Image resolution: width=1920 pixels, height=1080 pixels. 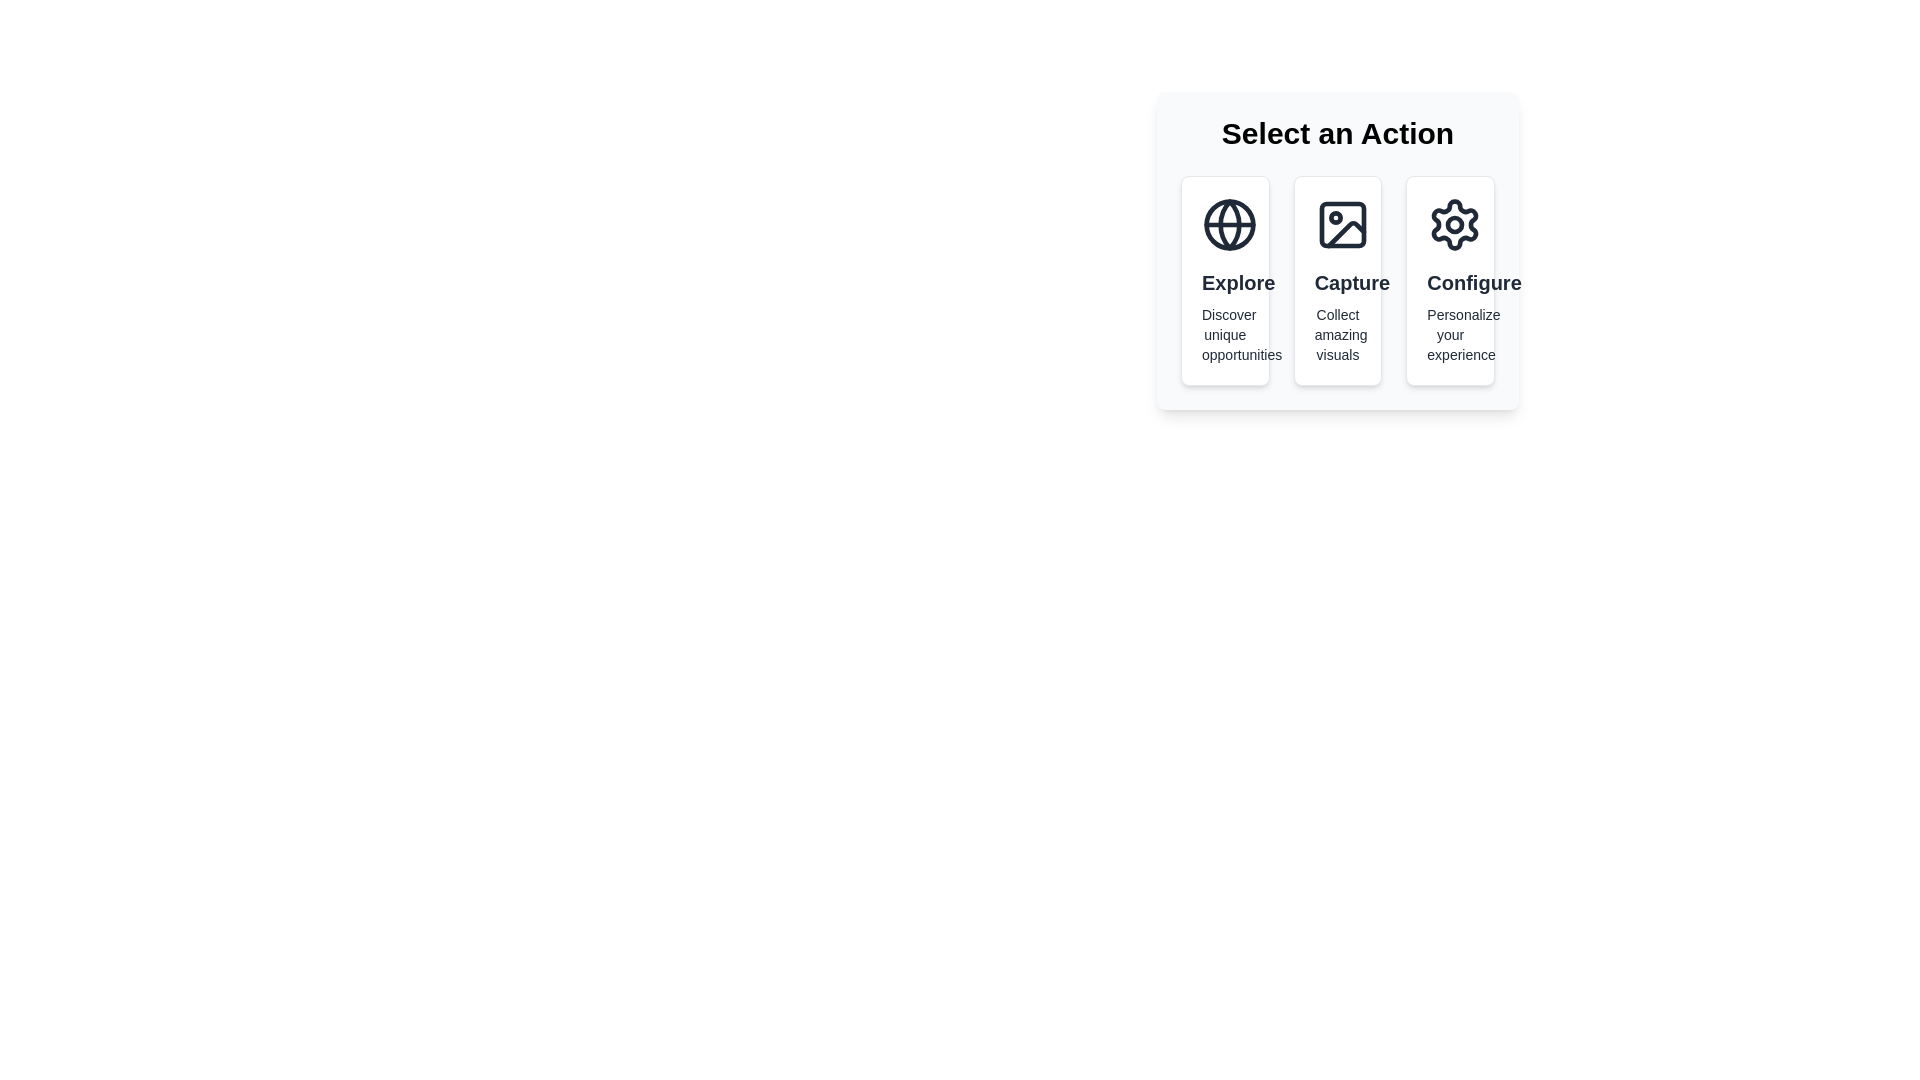 What do you see at coordinates (1455, 224) in the screenshot?
I see `the gear icon representing settings in the 'Configure' card, which is the fourth icon in a horizontal layout under 'Personalize your experience.'` at bounding box center [1455, 224].